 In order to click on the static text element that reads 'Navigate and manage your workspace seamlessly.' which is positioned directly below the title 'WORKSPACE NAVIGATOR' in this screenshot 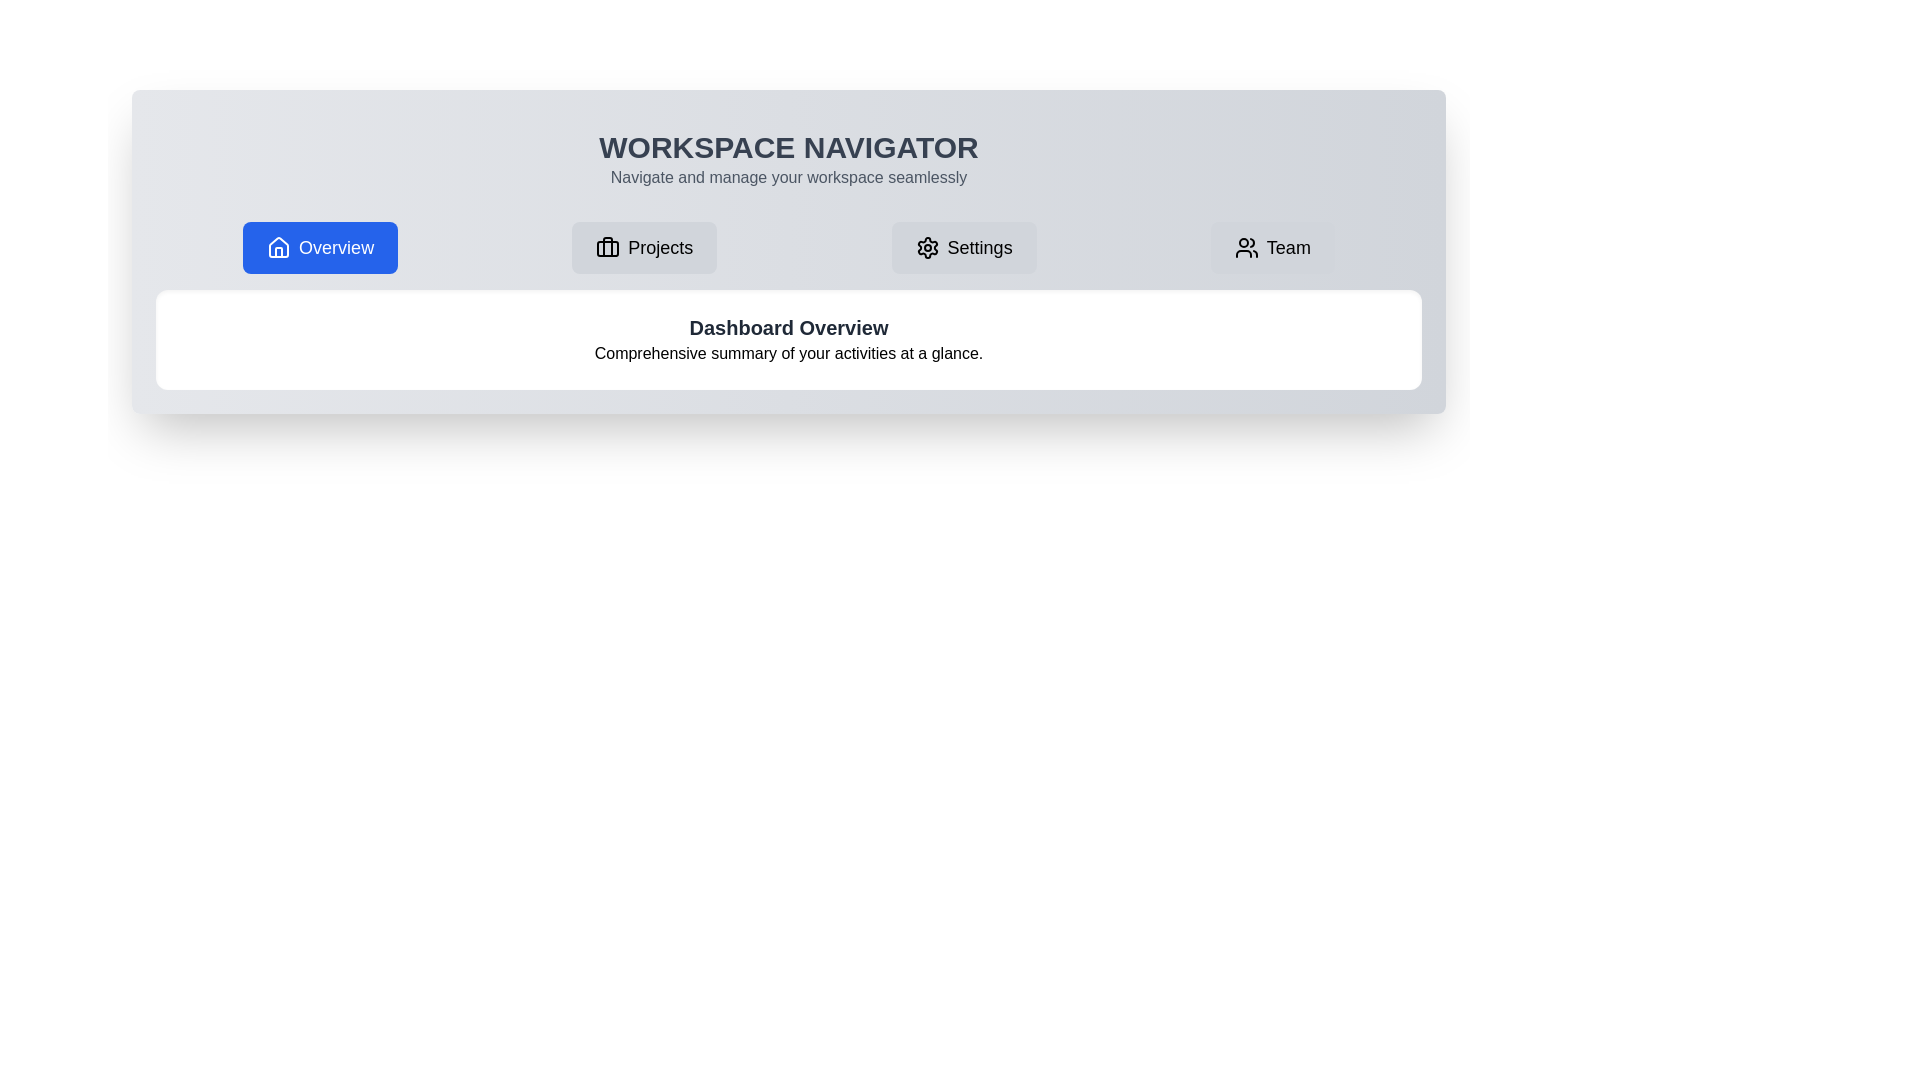, I will do `click(787, 176)`.